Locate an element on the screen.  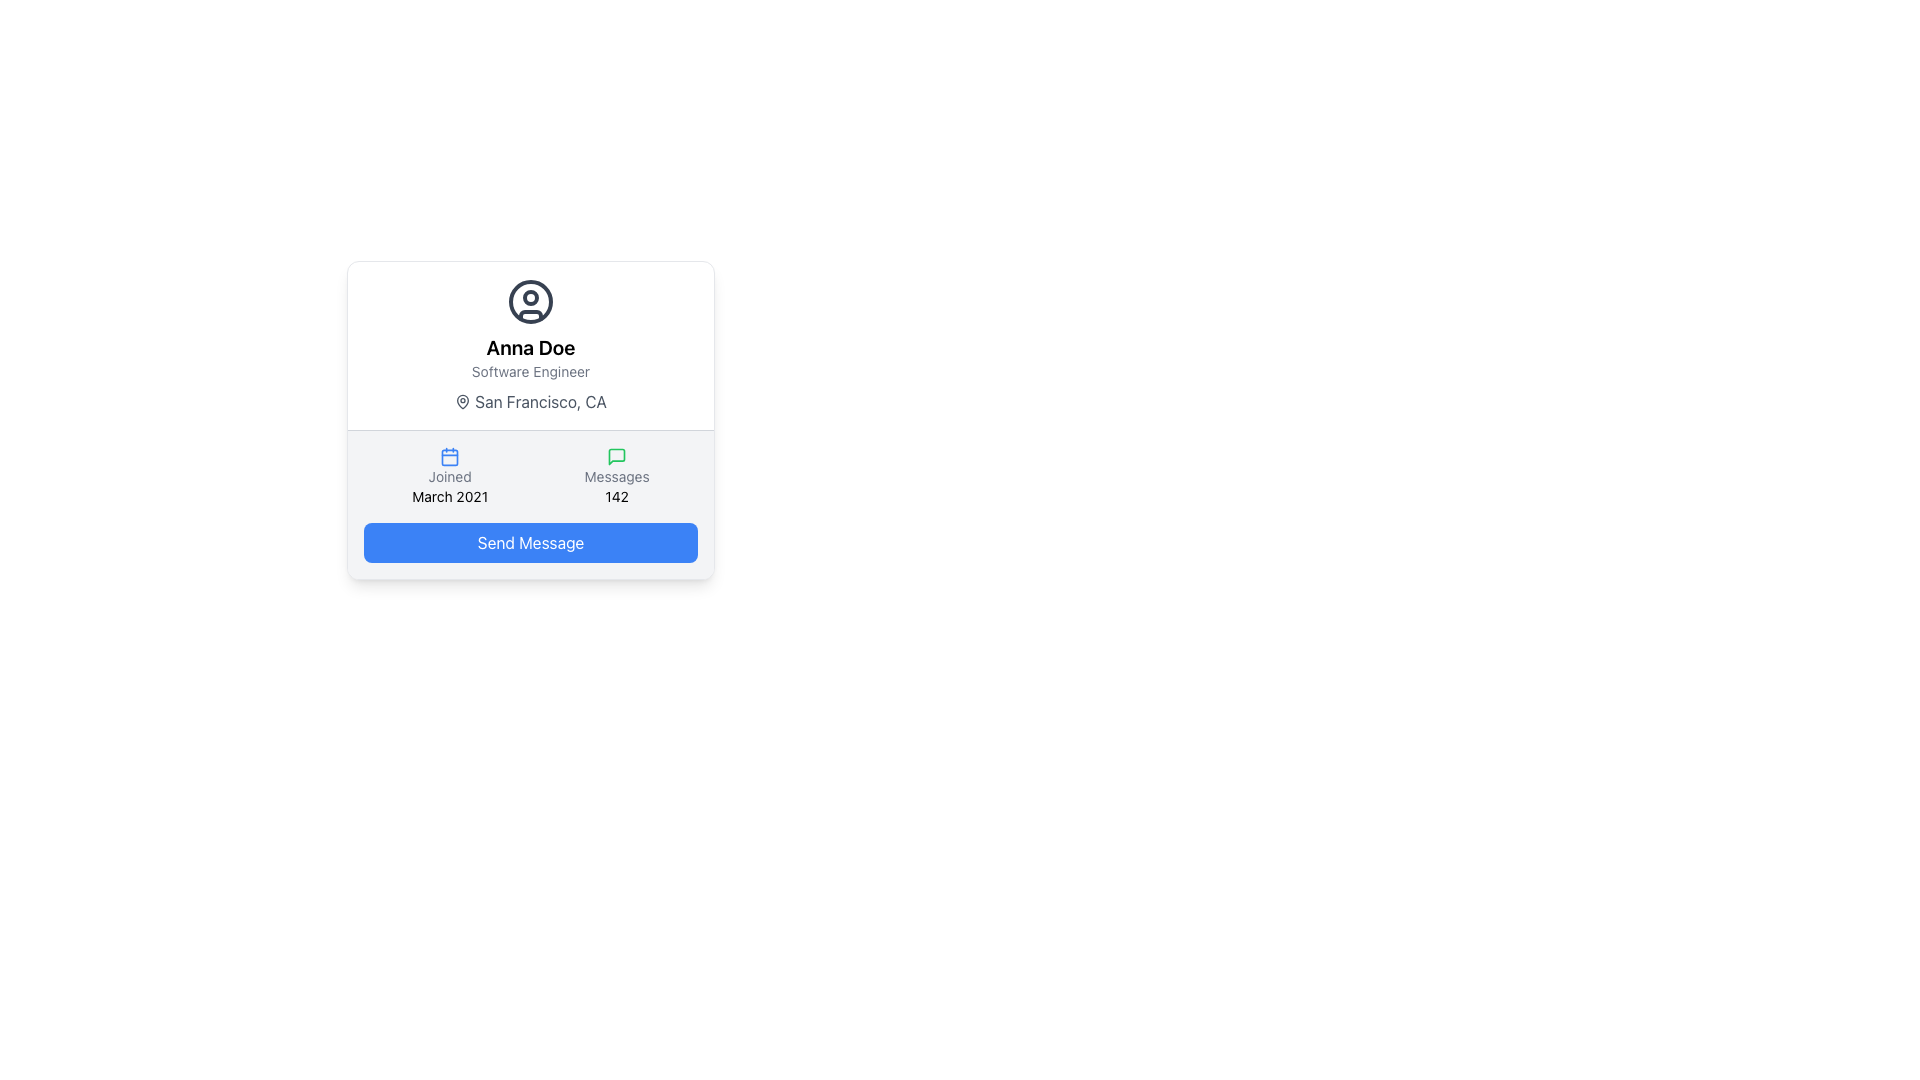
the messaging button located at the bottom of the profile card layout, centered horizontally, below the 'Joined' and 'Messages' sections for keyboard interaction is located at coordinates (531, 543).